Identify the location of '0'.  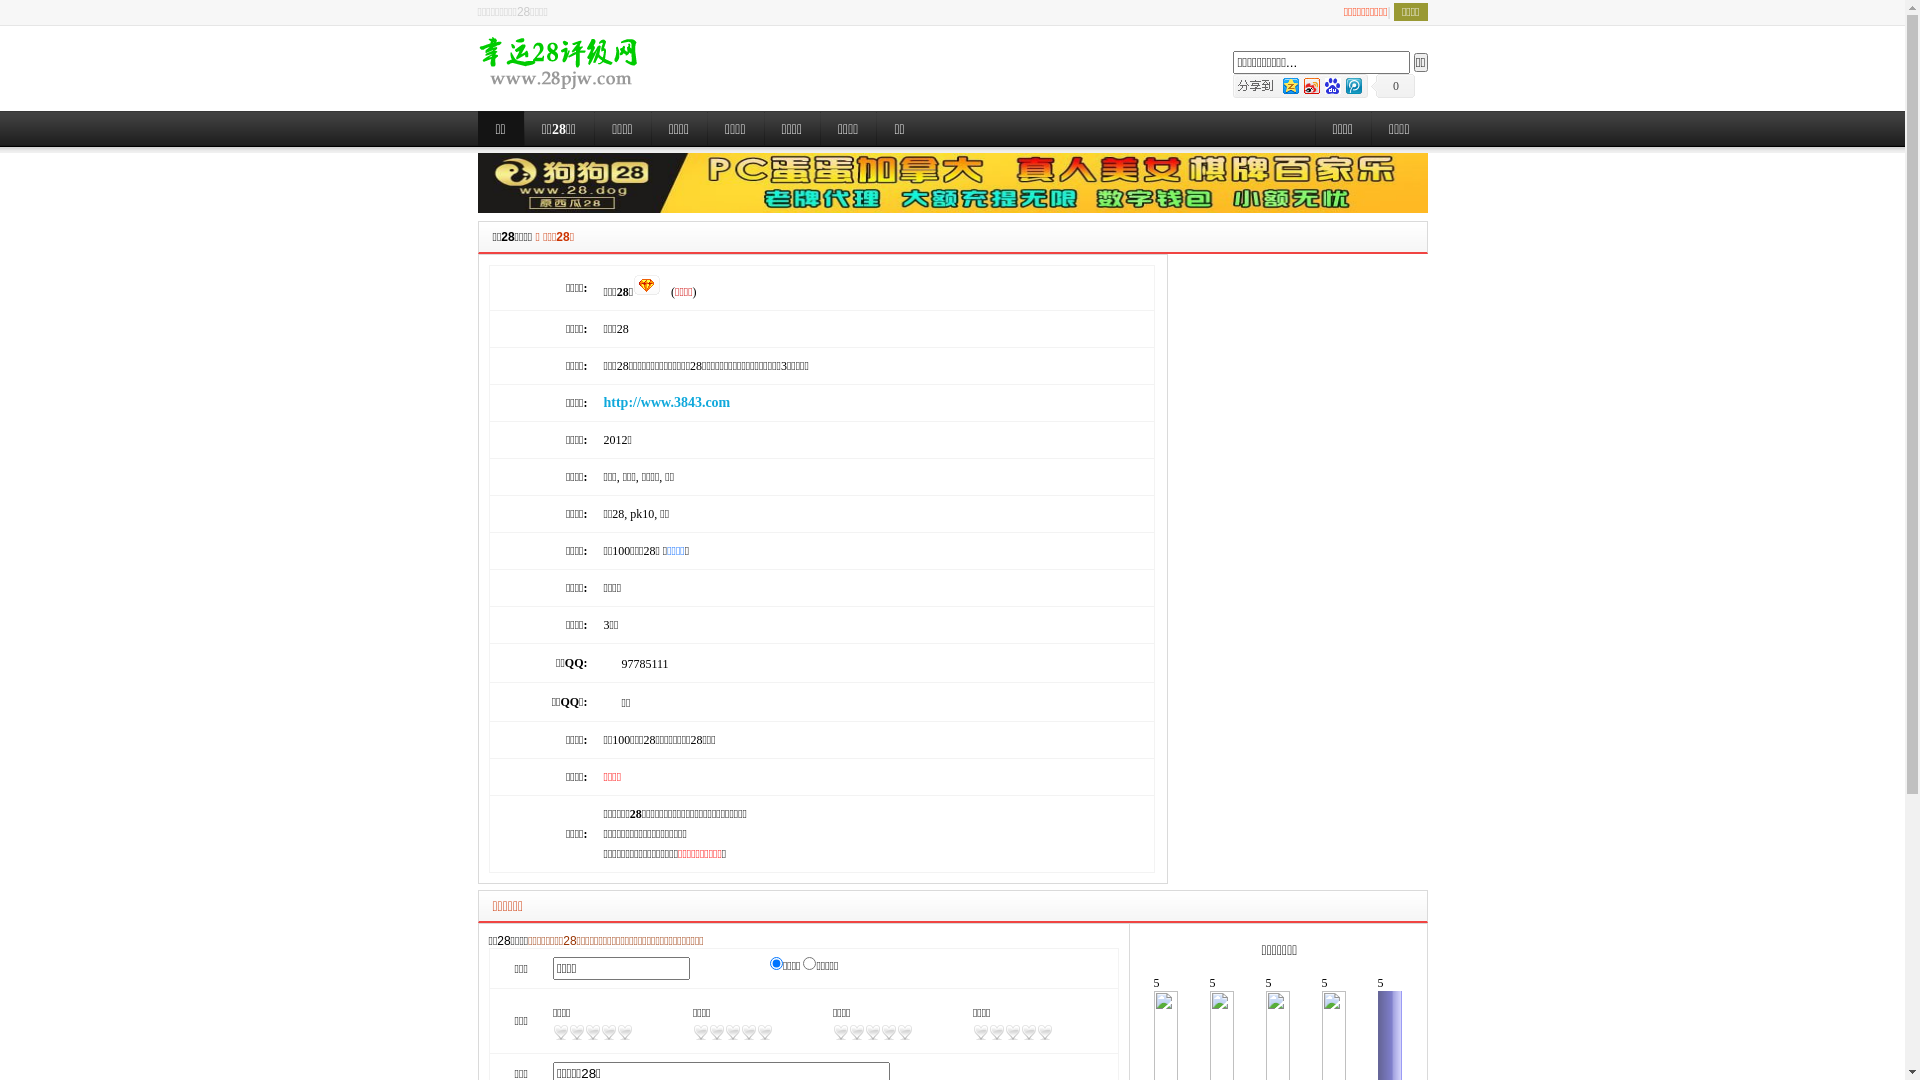
(1391, 84).